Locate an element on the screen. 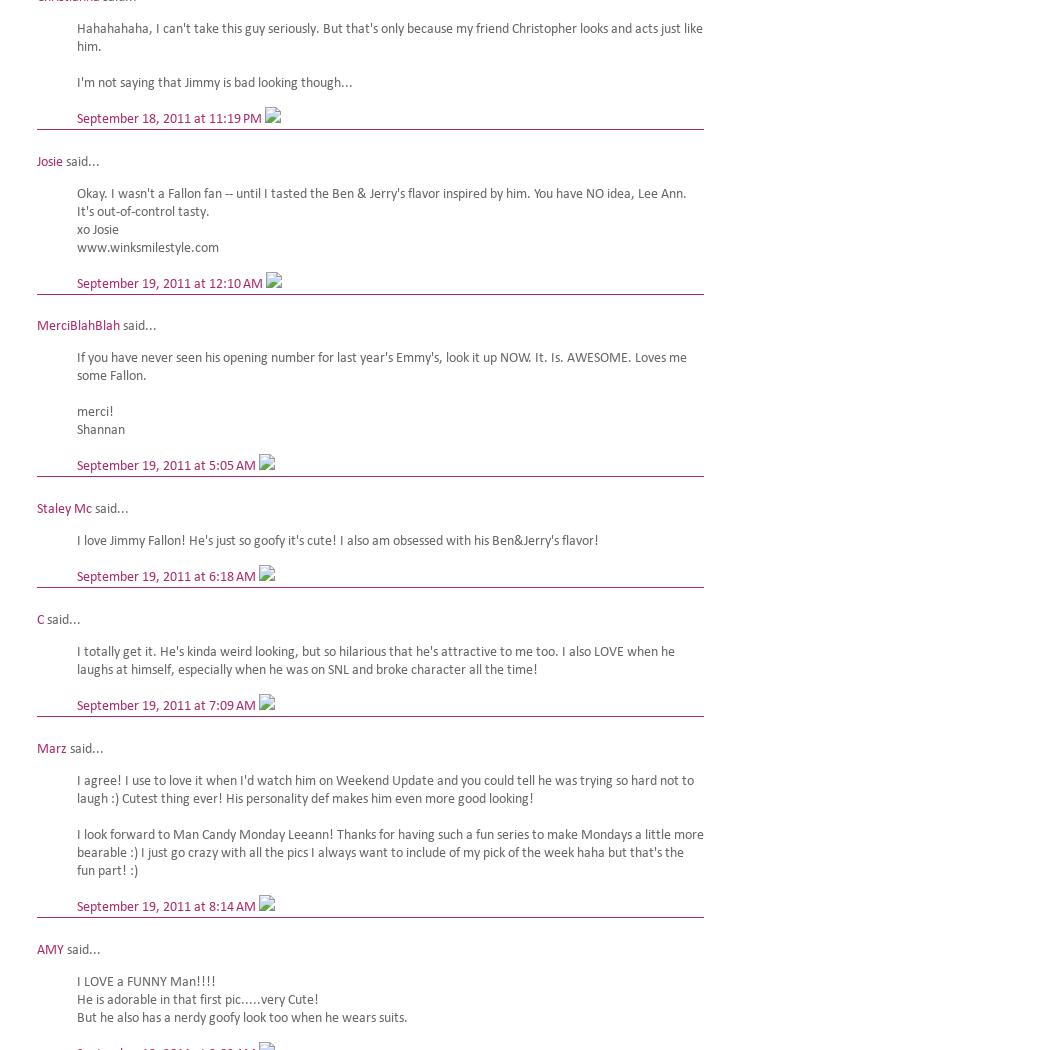  'MerciBlahBlah' is located at coordinates (78, 326).